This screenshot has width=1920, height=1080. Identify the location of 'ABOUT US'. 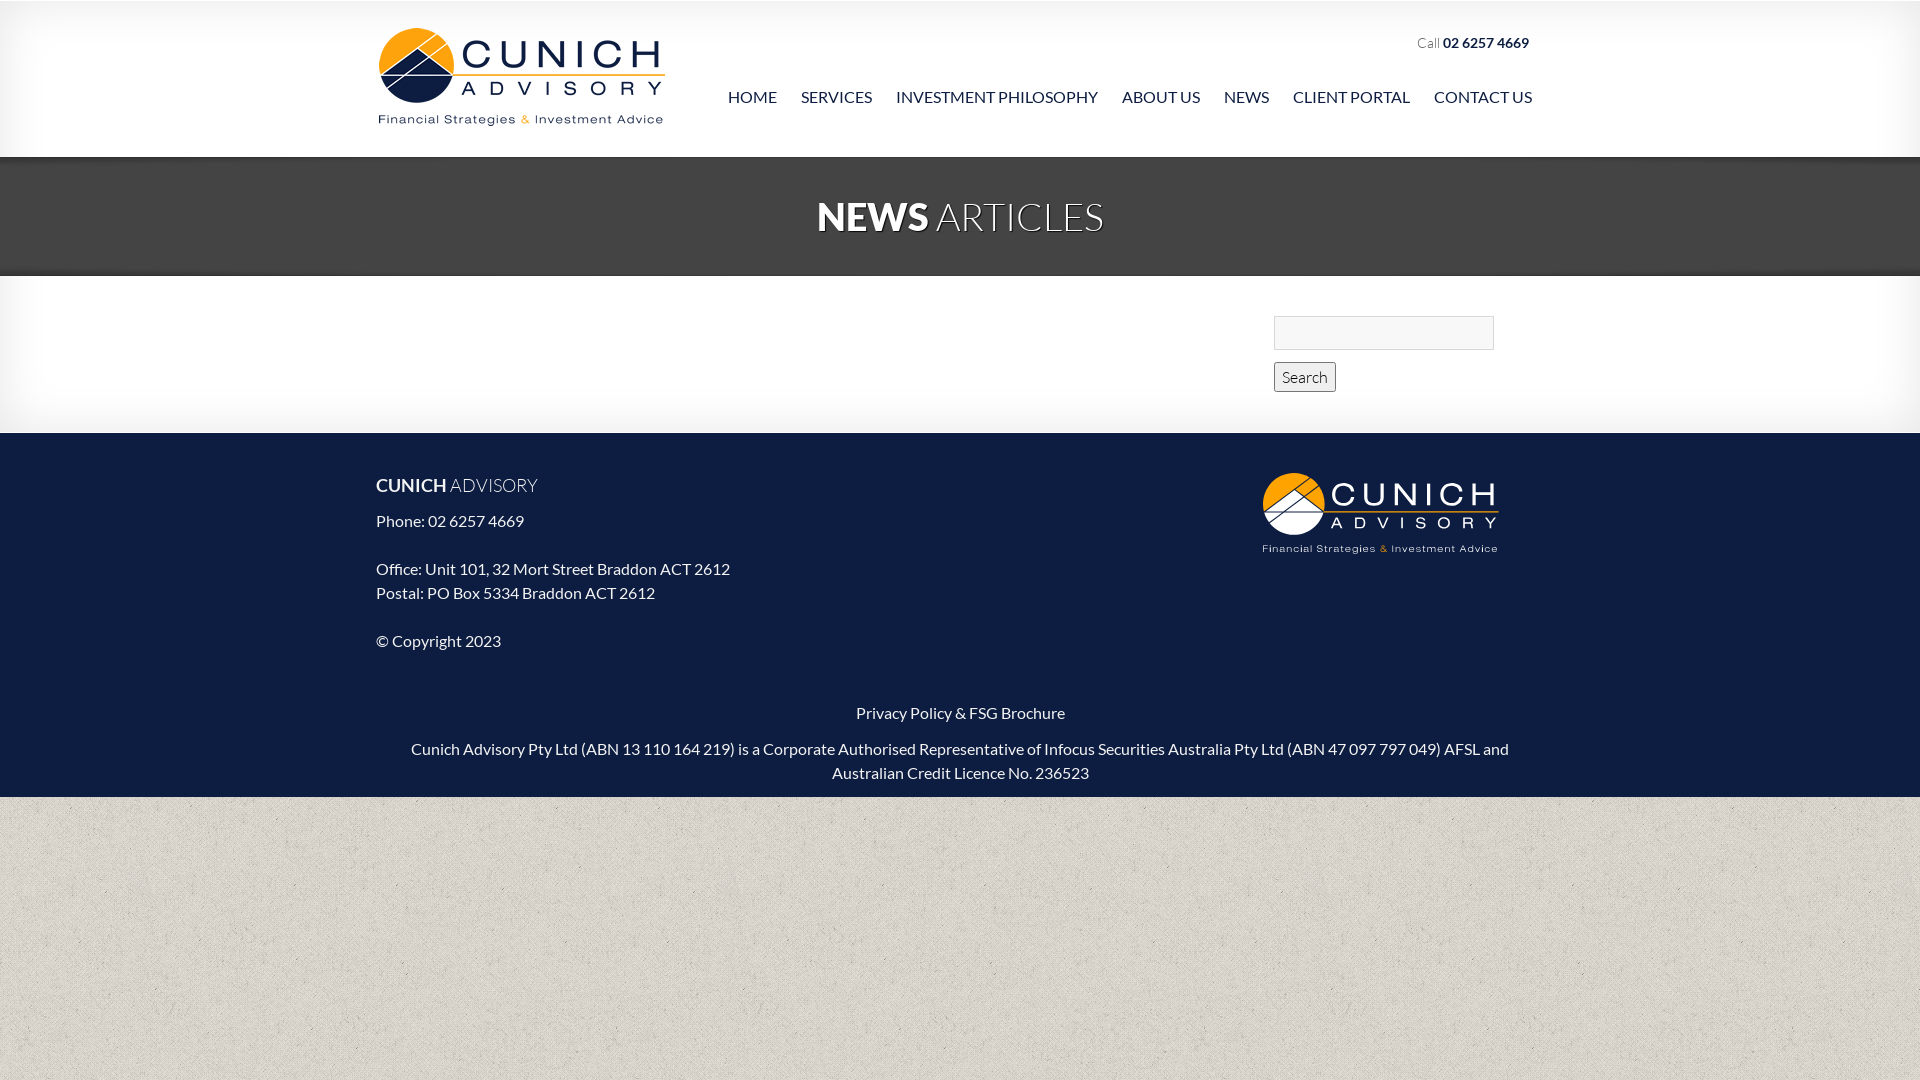
(1161, 82).